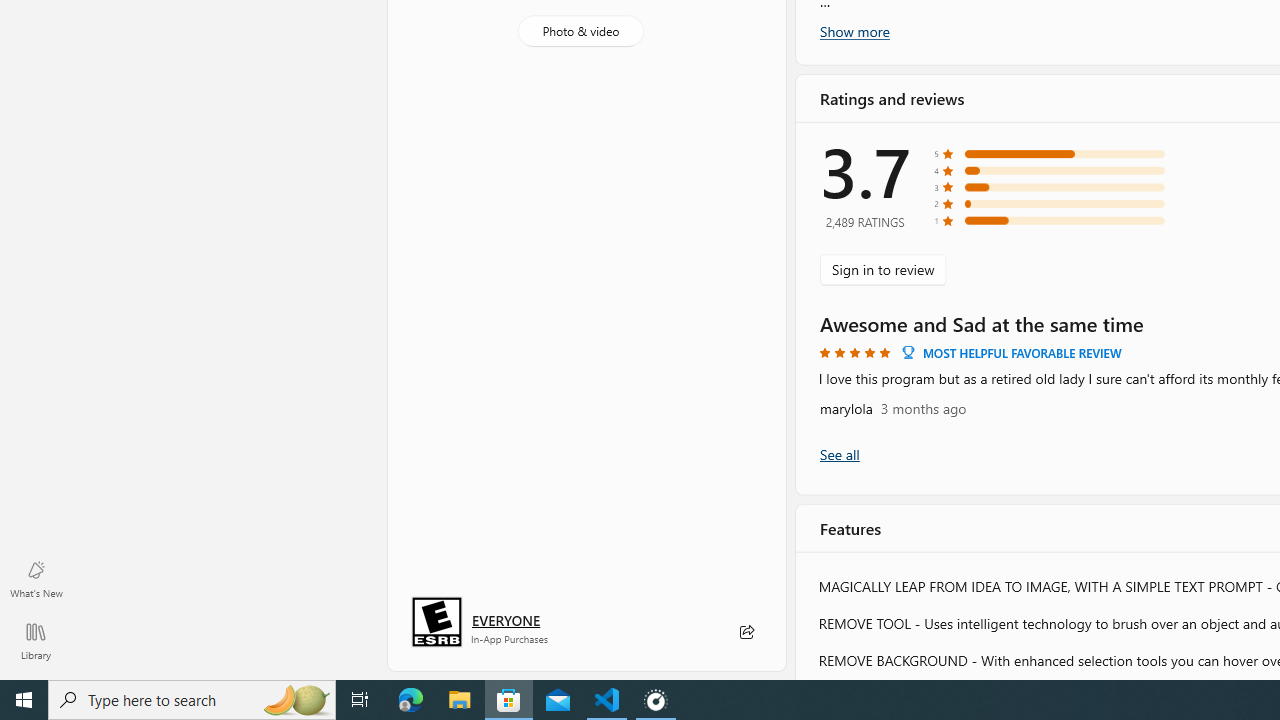 The height and width of the screenshot is (720, 1280). Describe the element at coordinates (839, 454) in the screenshot. I see `'Show all ratings and reviews'` at that location.